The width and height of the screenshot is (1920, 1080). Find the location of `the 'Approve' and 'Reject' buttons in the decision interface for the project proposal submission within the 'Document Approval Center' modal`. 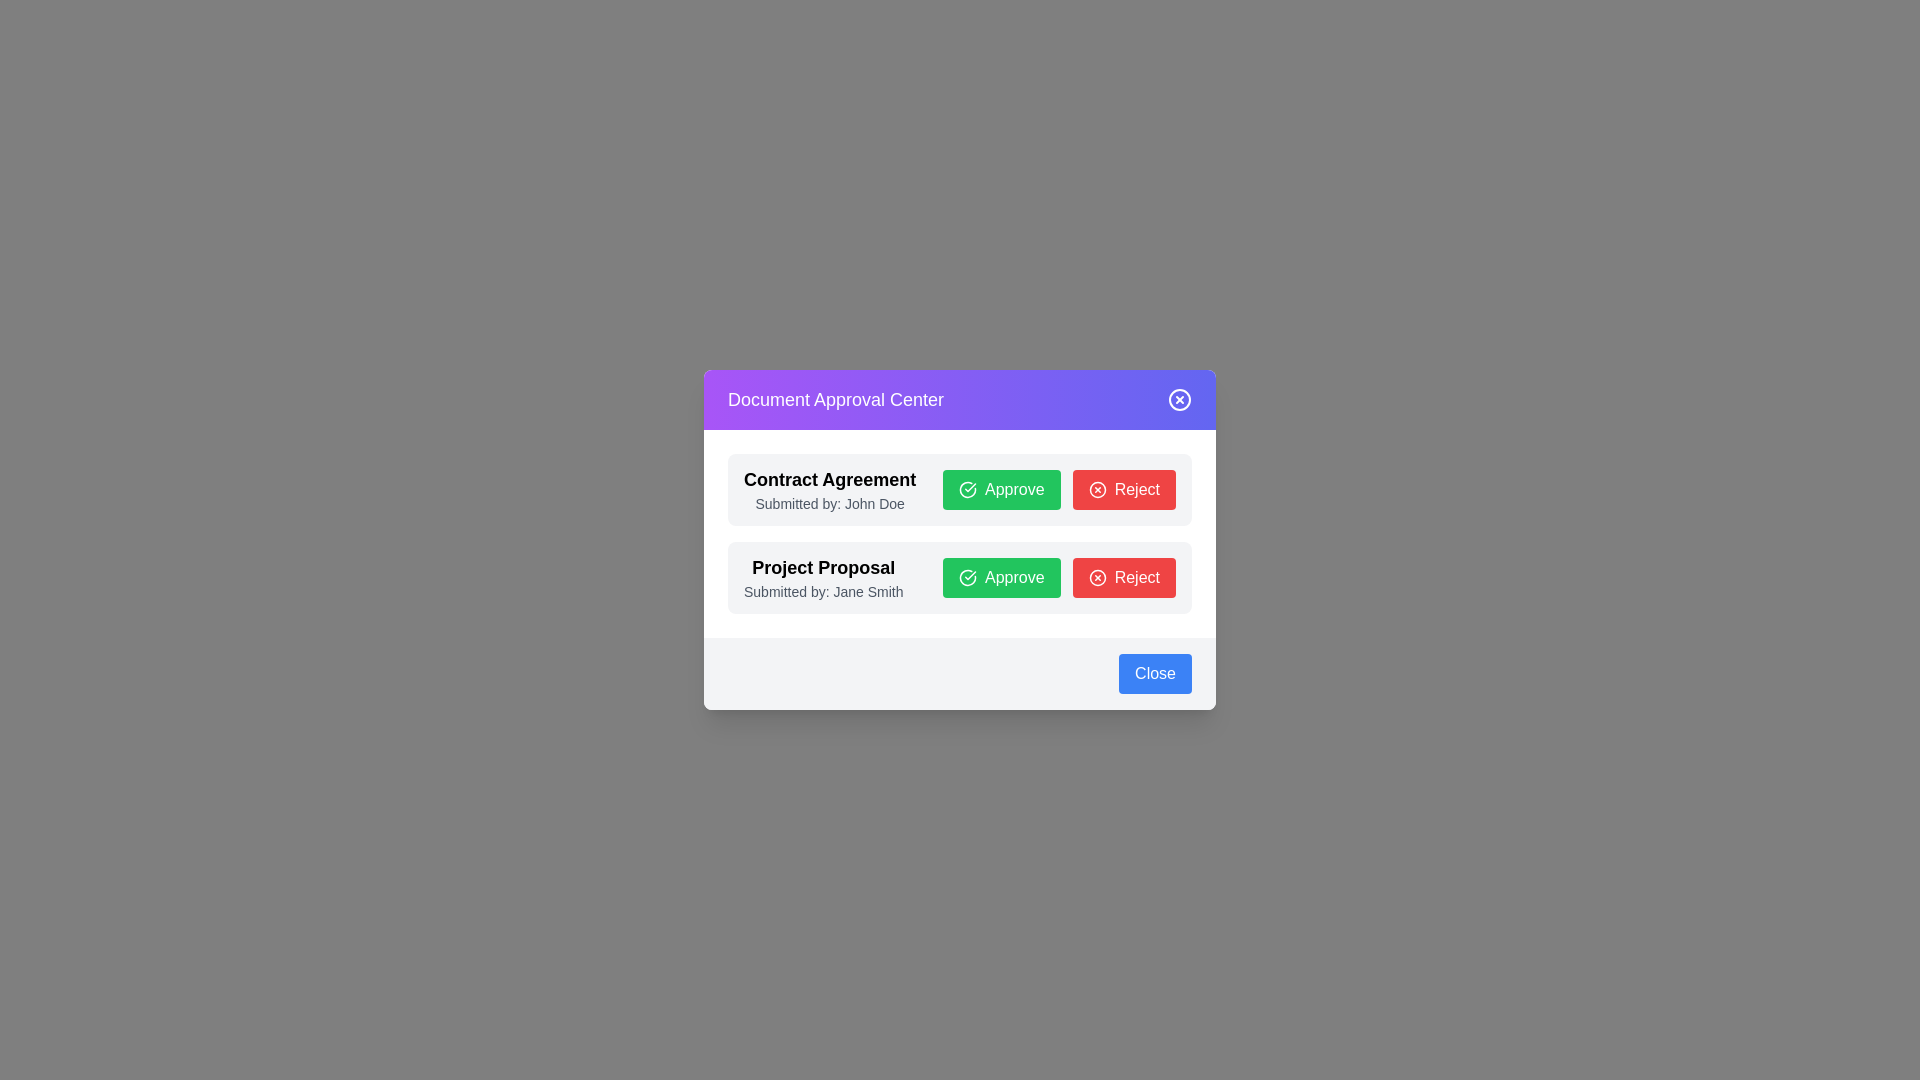

the 'Approve' and 'Reject' buttons in the decision interface for the project proposal submission within the 'Document Approval Center' modal is located at coordinates (960, 578).